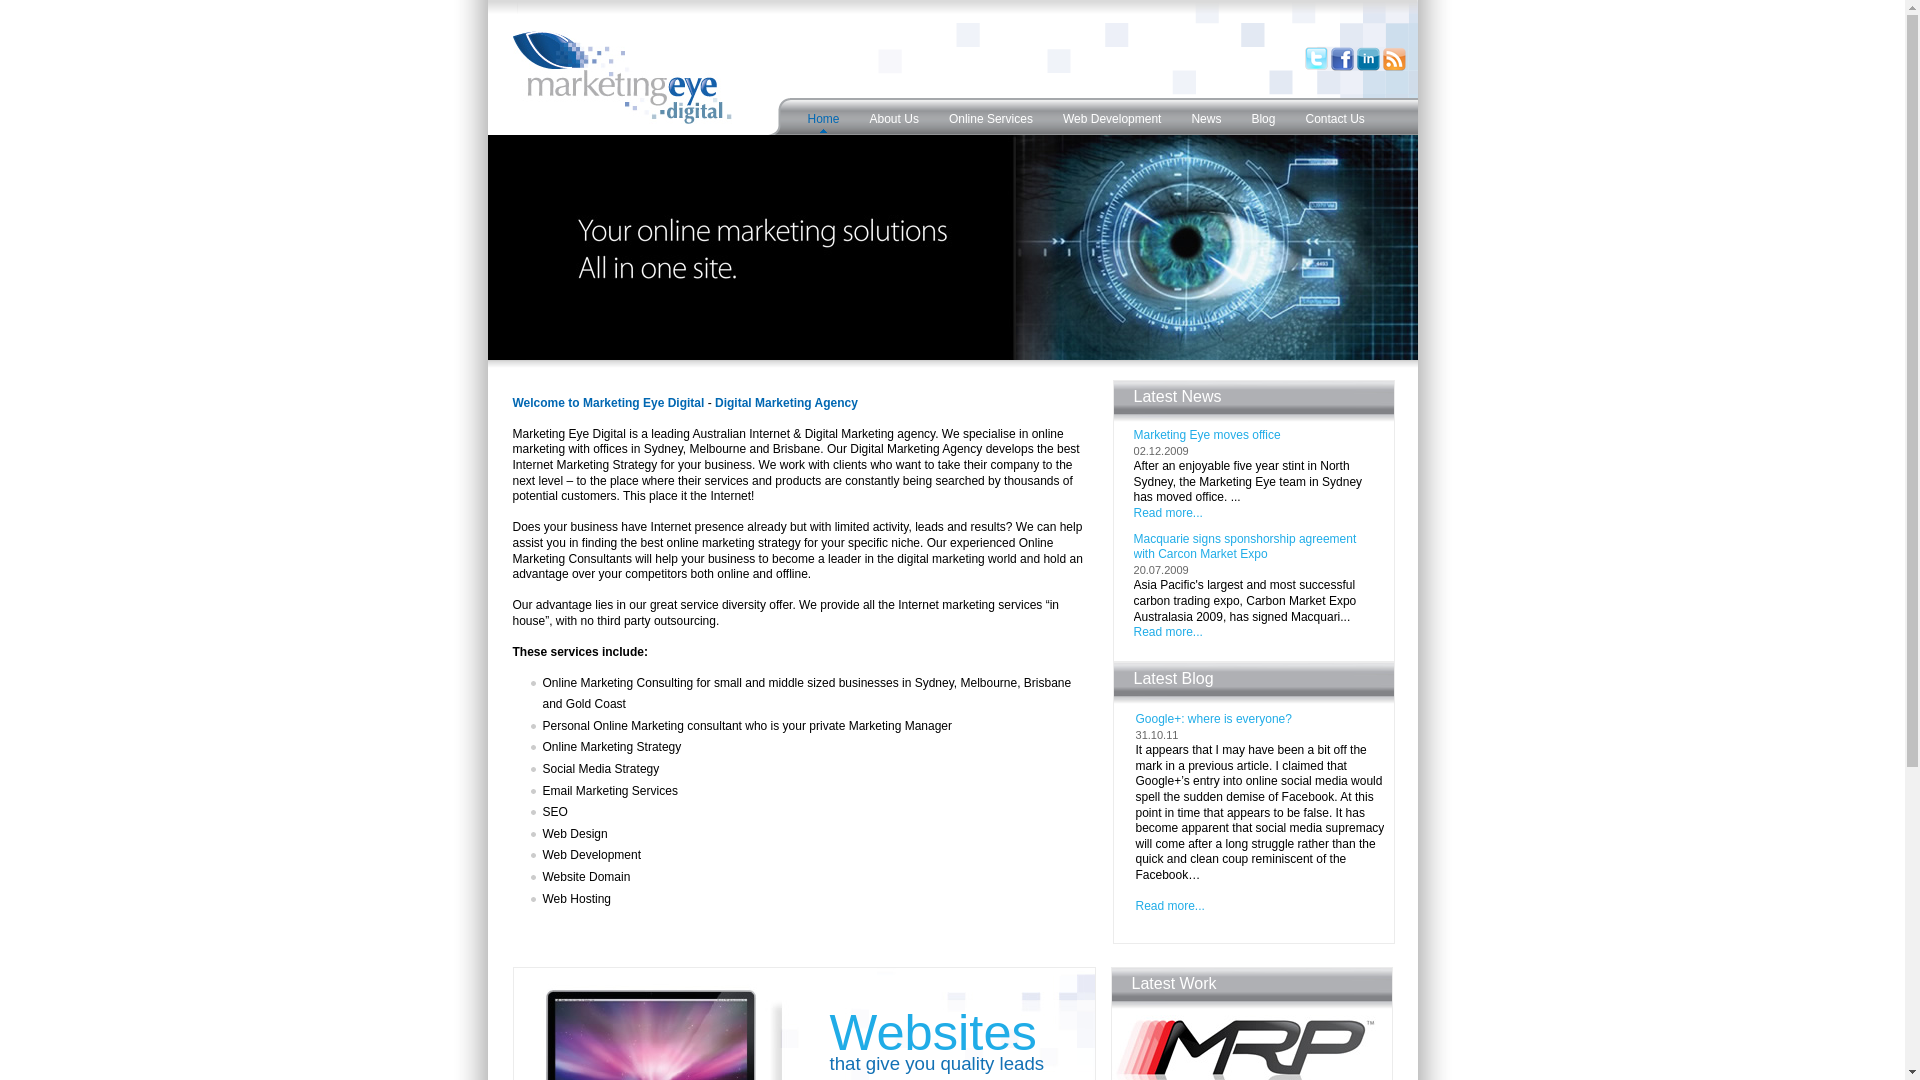  I want to click on 'Online Services', so click(990, 115).